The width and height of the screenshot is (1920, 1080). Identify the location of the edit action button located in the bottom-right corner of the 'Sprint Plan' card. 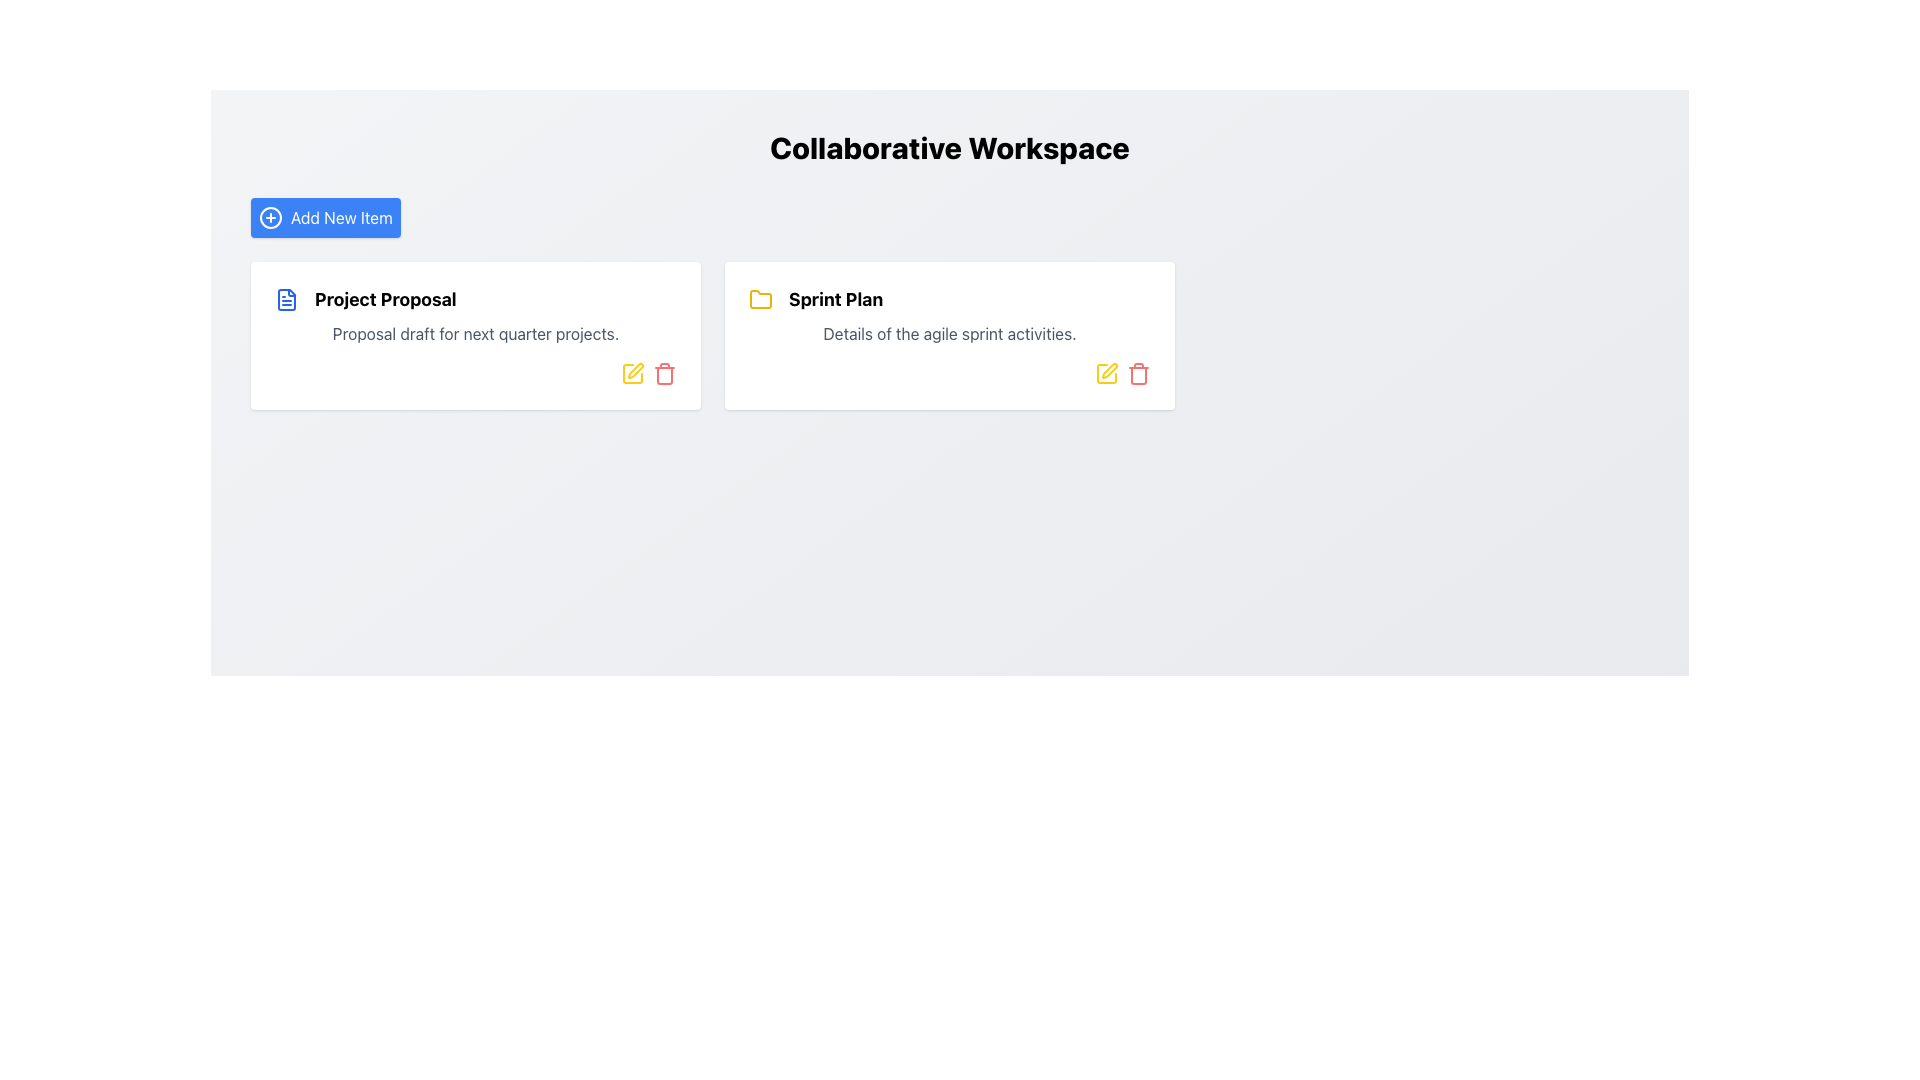
(1106, 374).